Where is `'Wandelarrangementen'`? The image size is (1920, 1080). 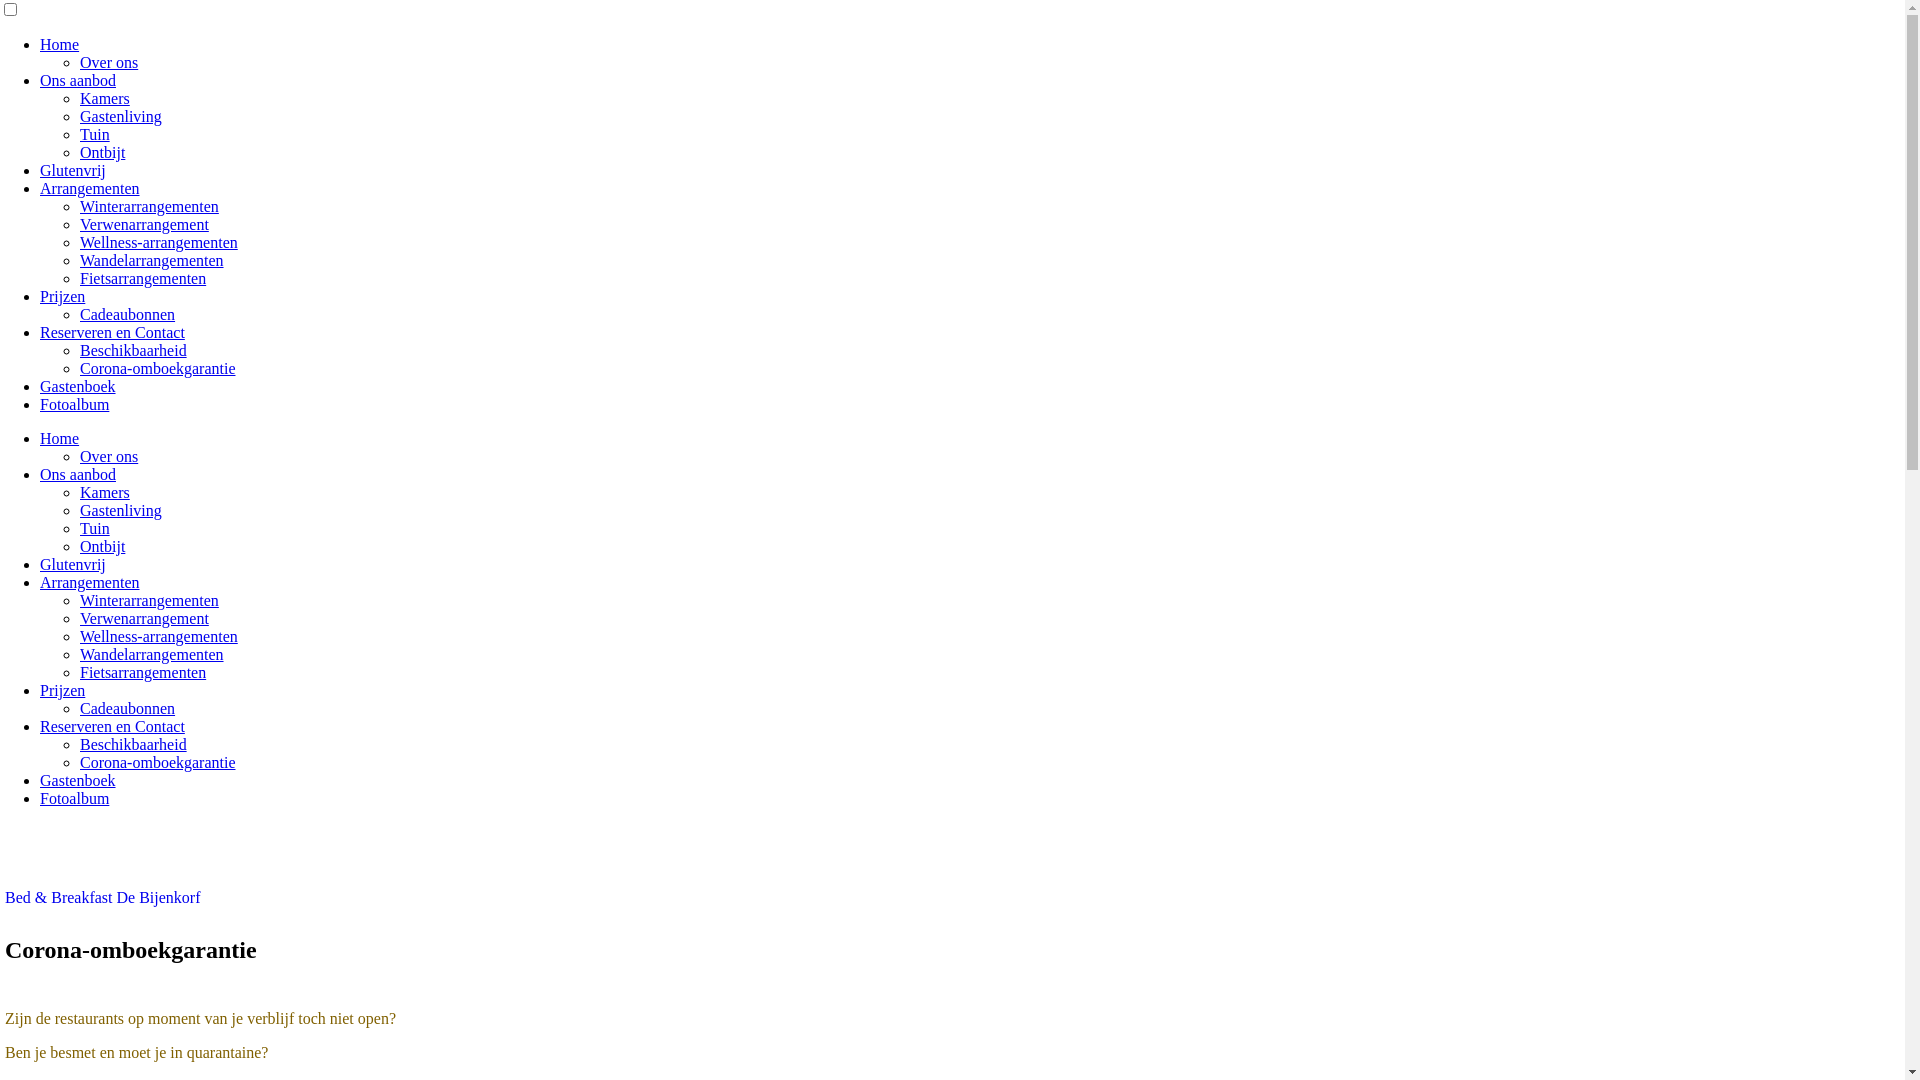 'Wandelarrangementen' is located at coordinates (151, 259).